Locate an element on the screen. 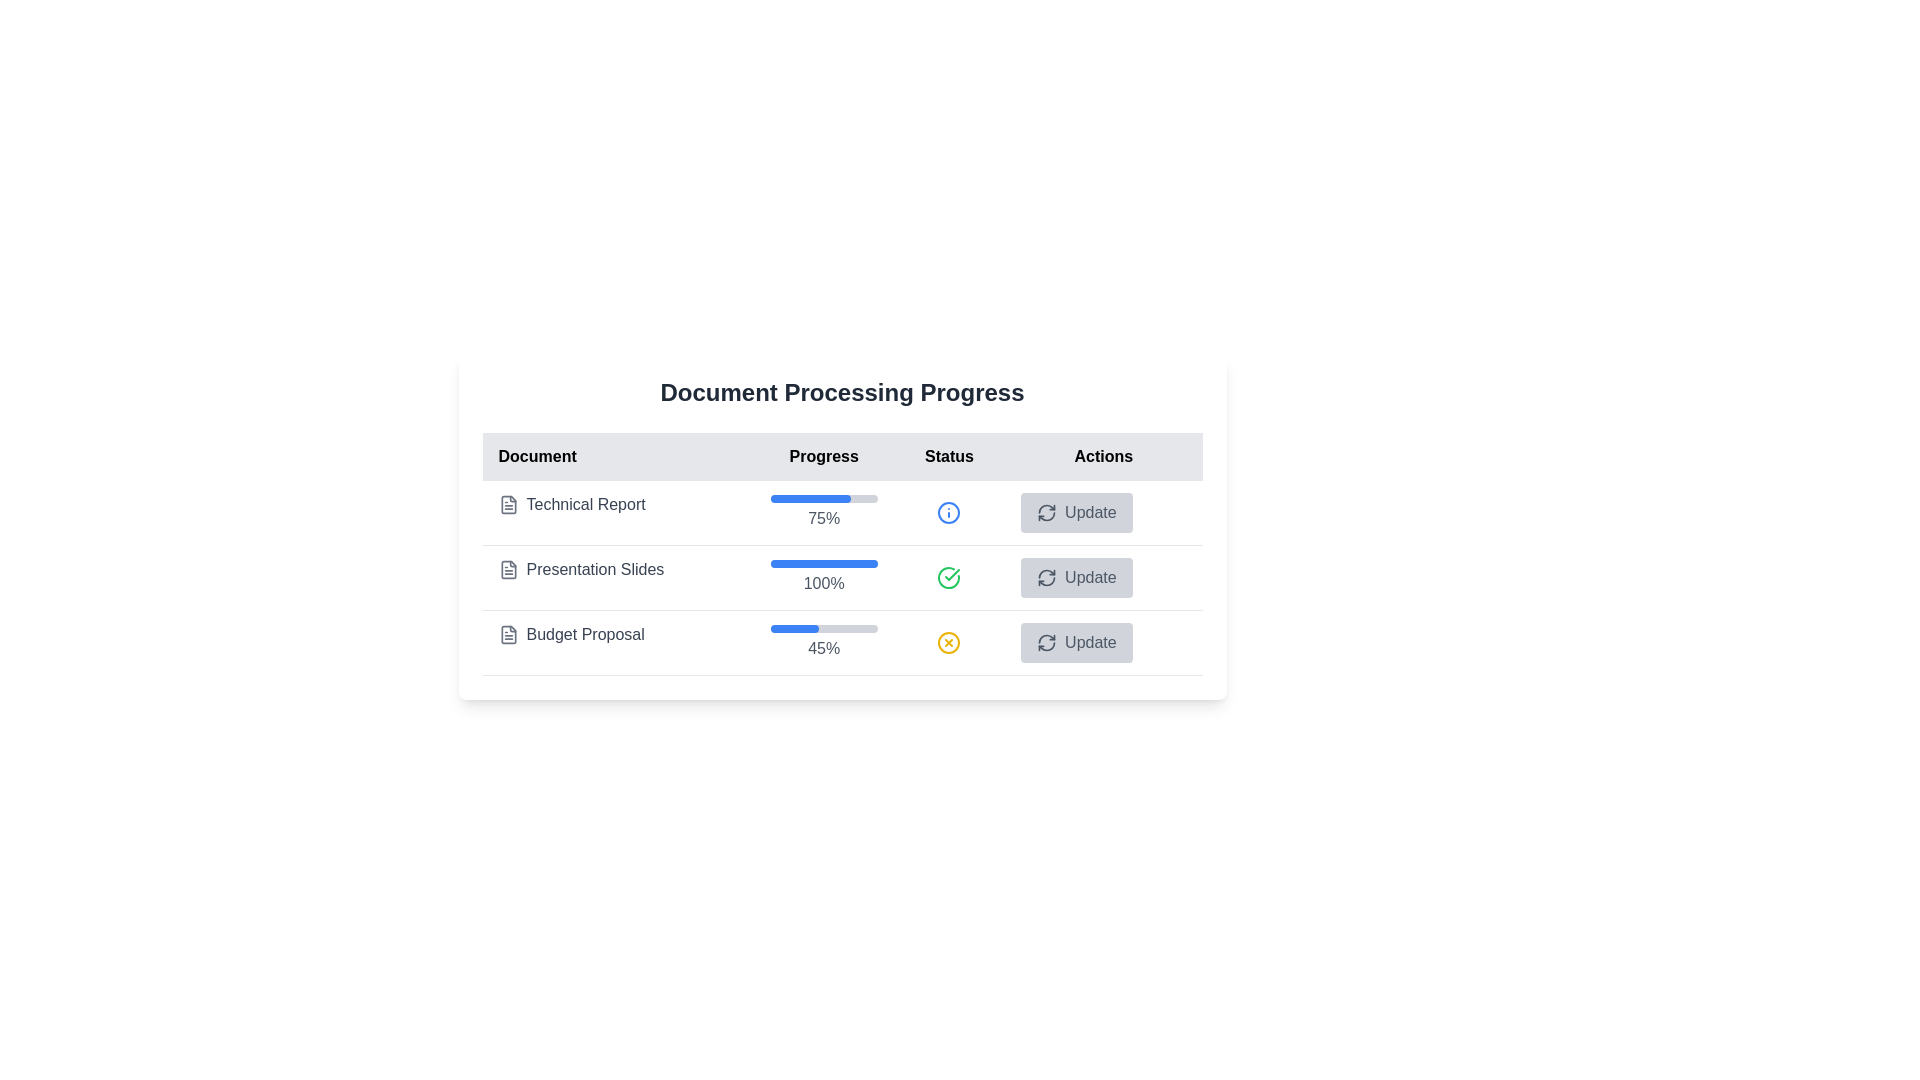  the document icon representing 'Presentation Slides' in the 'Document Processing Progress' table, located in the second row is located at coordinates (508, 570).